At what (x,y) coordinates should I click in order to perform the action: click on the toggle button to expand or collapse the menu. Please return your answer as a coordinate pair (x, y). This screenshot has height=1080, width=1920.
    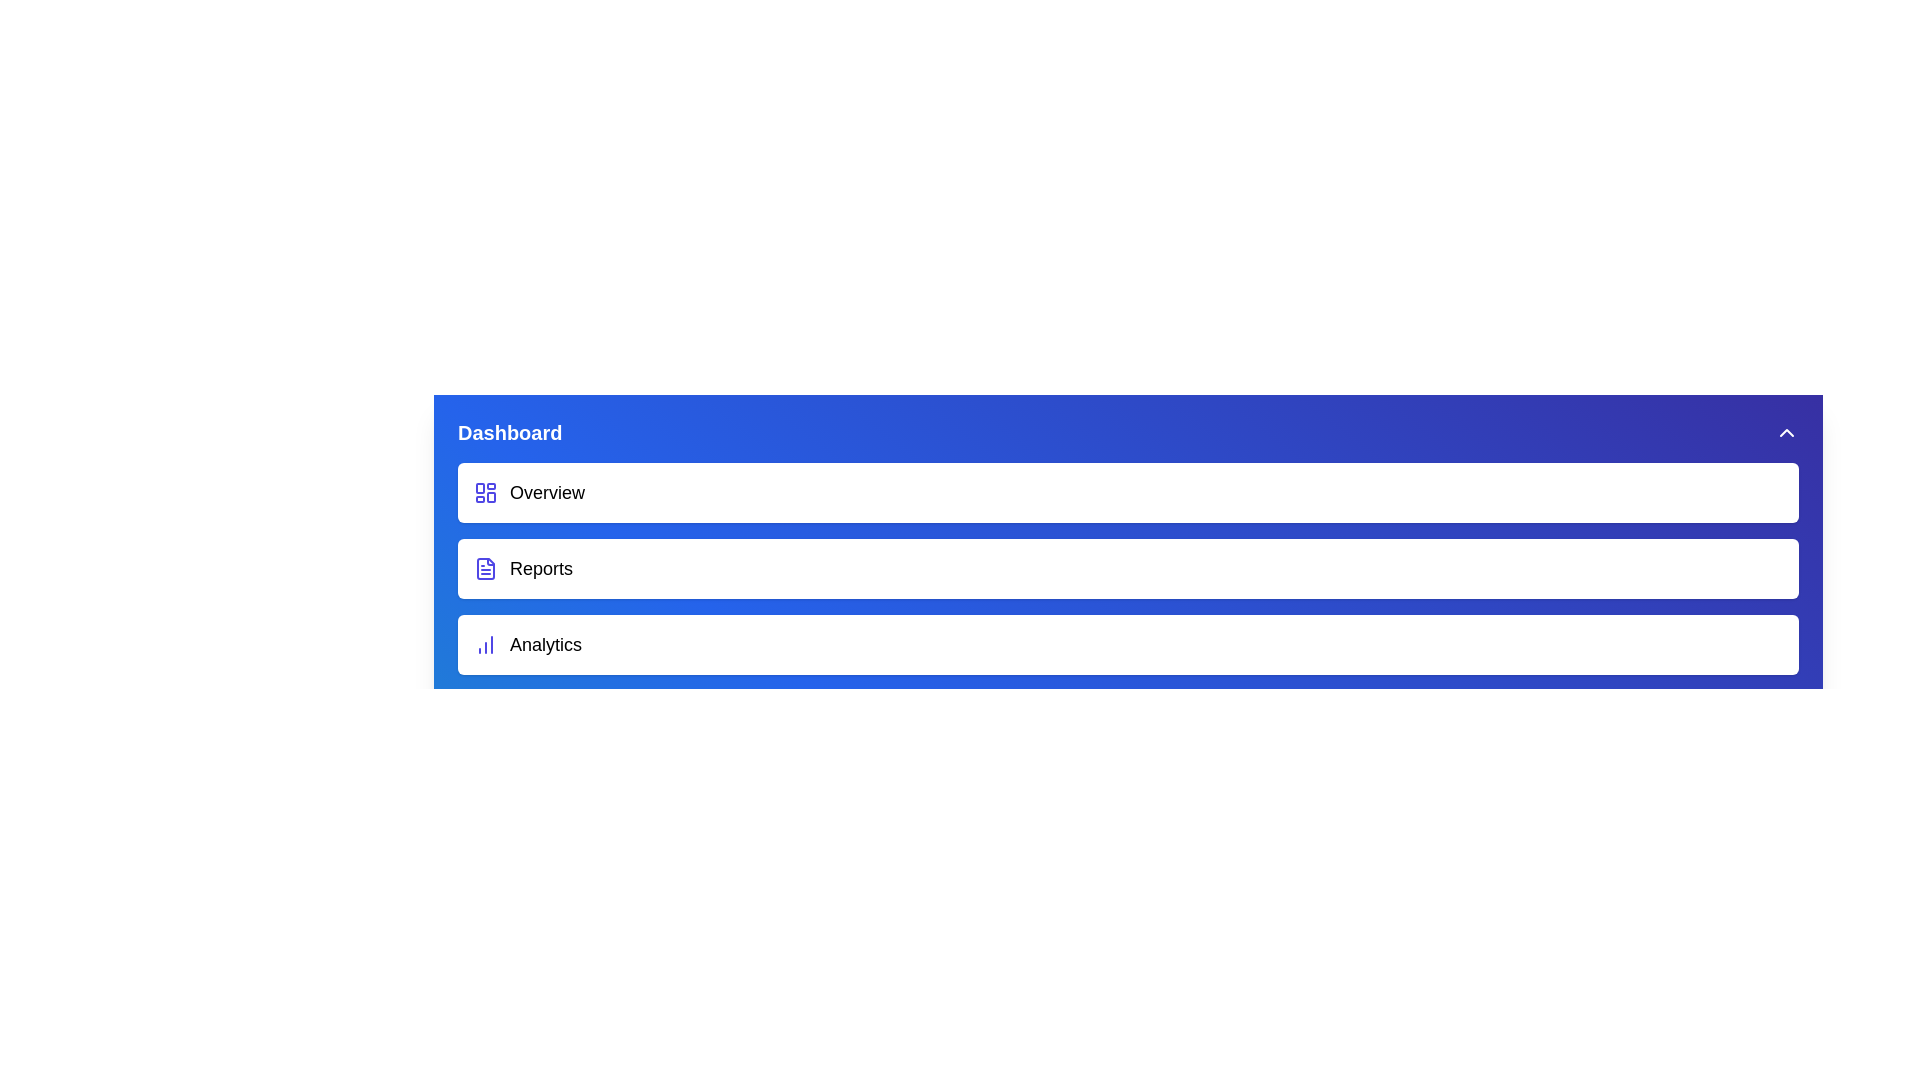
    Looking at the image, I should click on (1786, 431).